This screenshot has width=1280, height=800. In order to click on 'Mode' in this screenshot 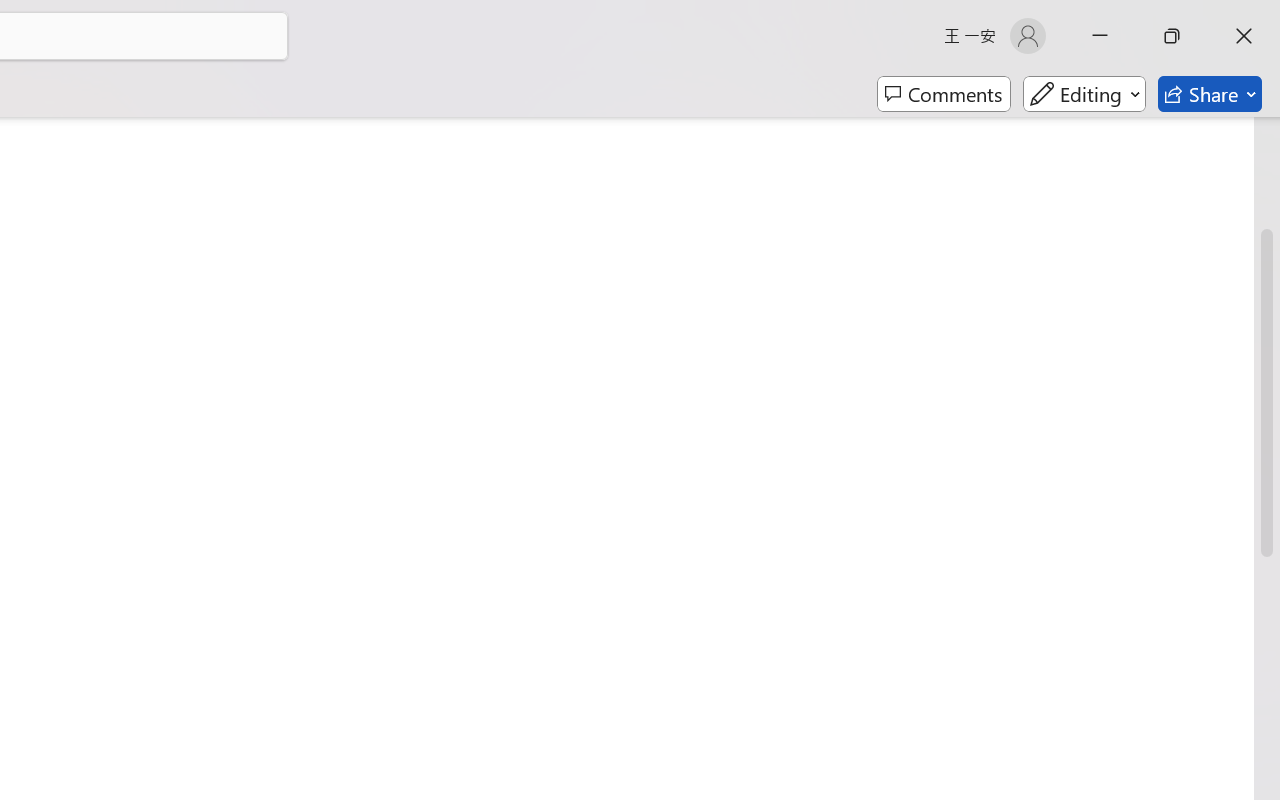, I will do `click(1083, 94)`.